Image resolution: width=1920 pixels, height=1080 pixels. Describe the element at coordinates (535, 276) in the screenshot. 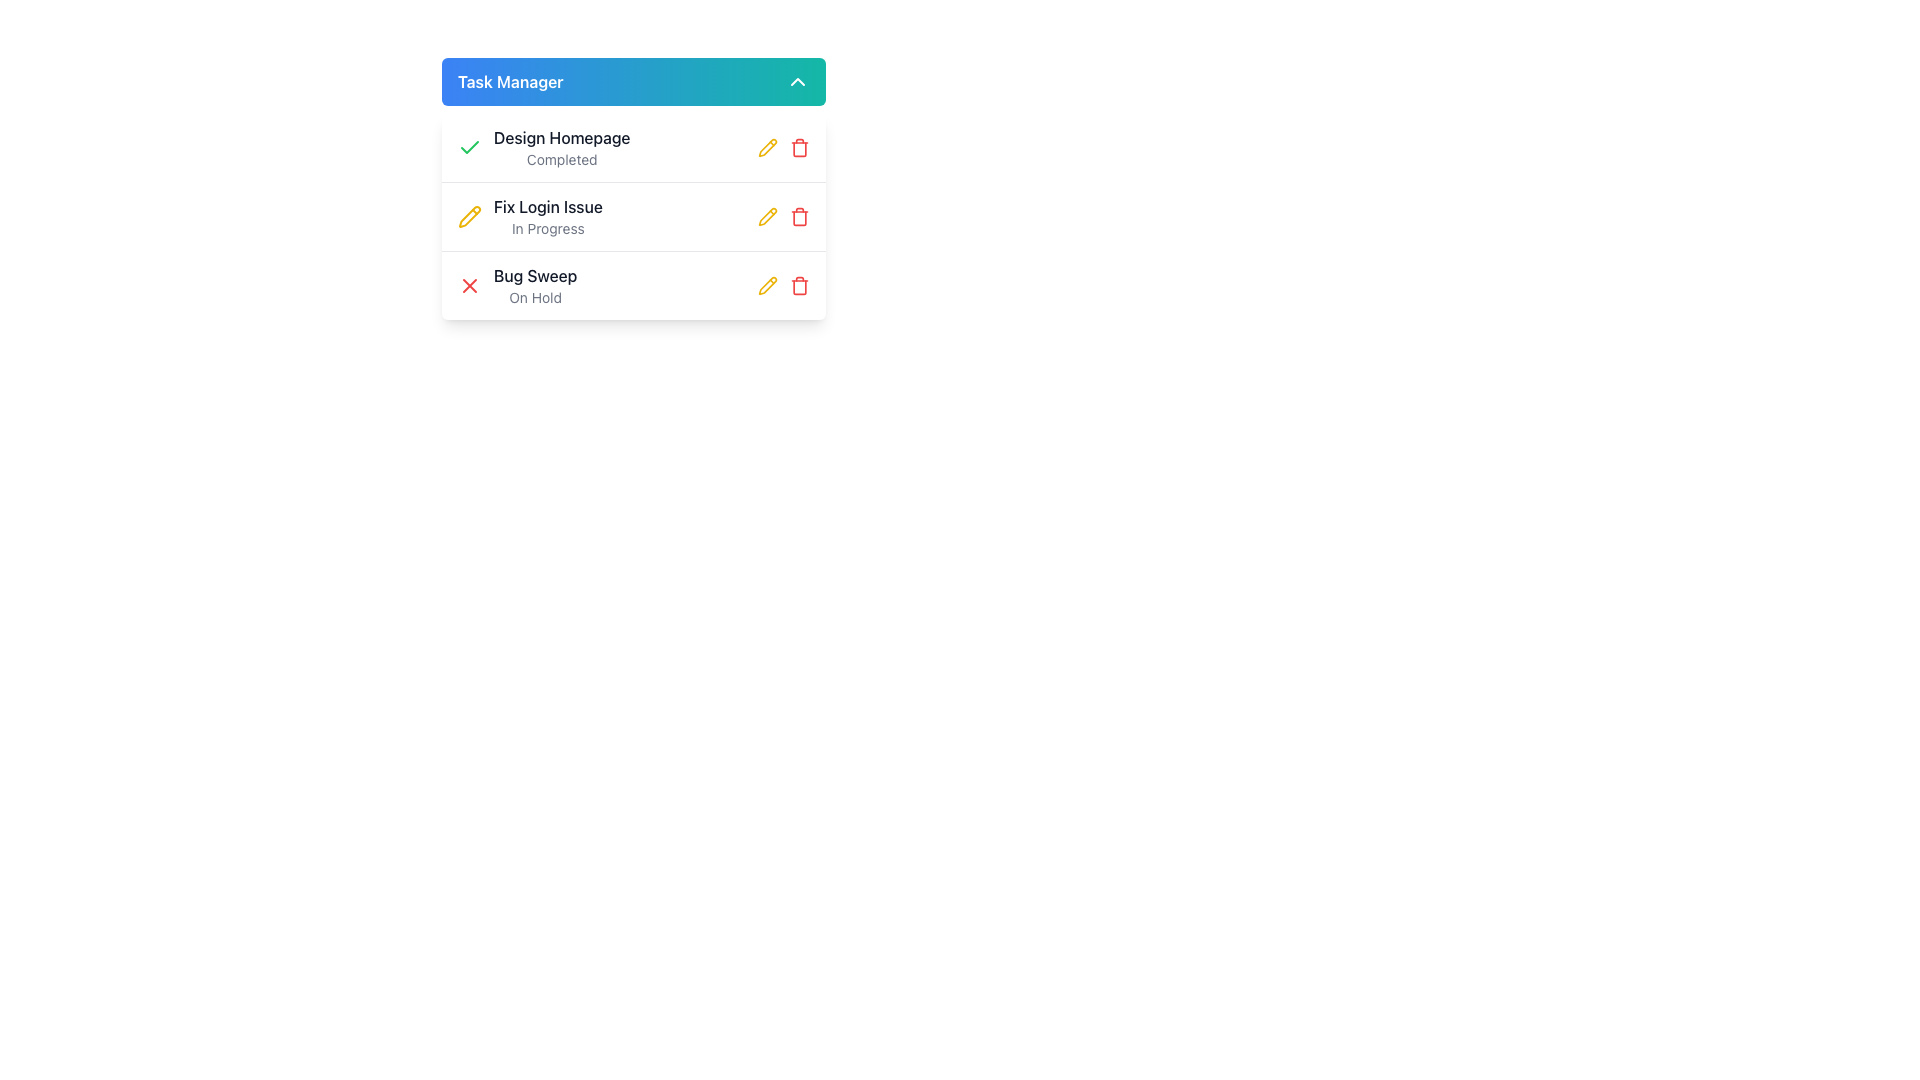

I see `the text label displaying 'Bug Sweep', which is styled in medium font weight and colored black or dark gray, located next to a red cross icon in the task list` at that location.